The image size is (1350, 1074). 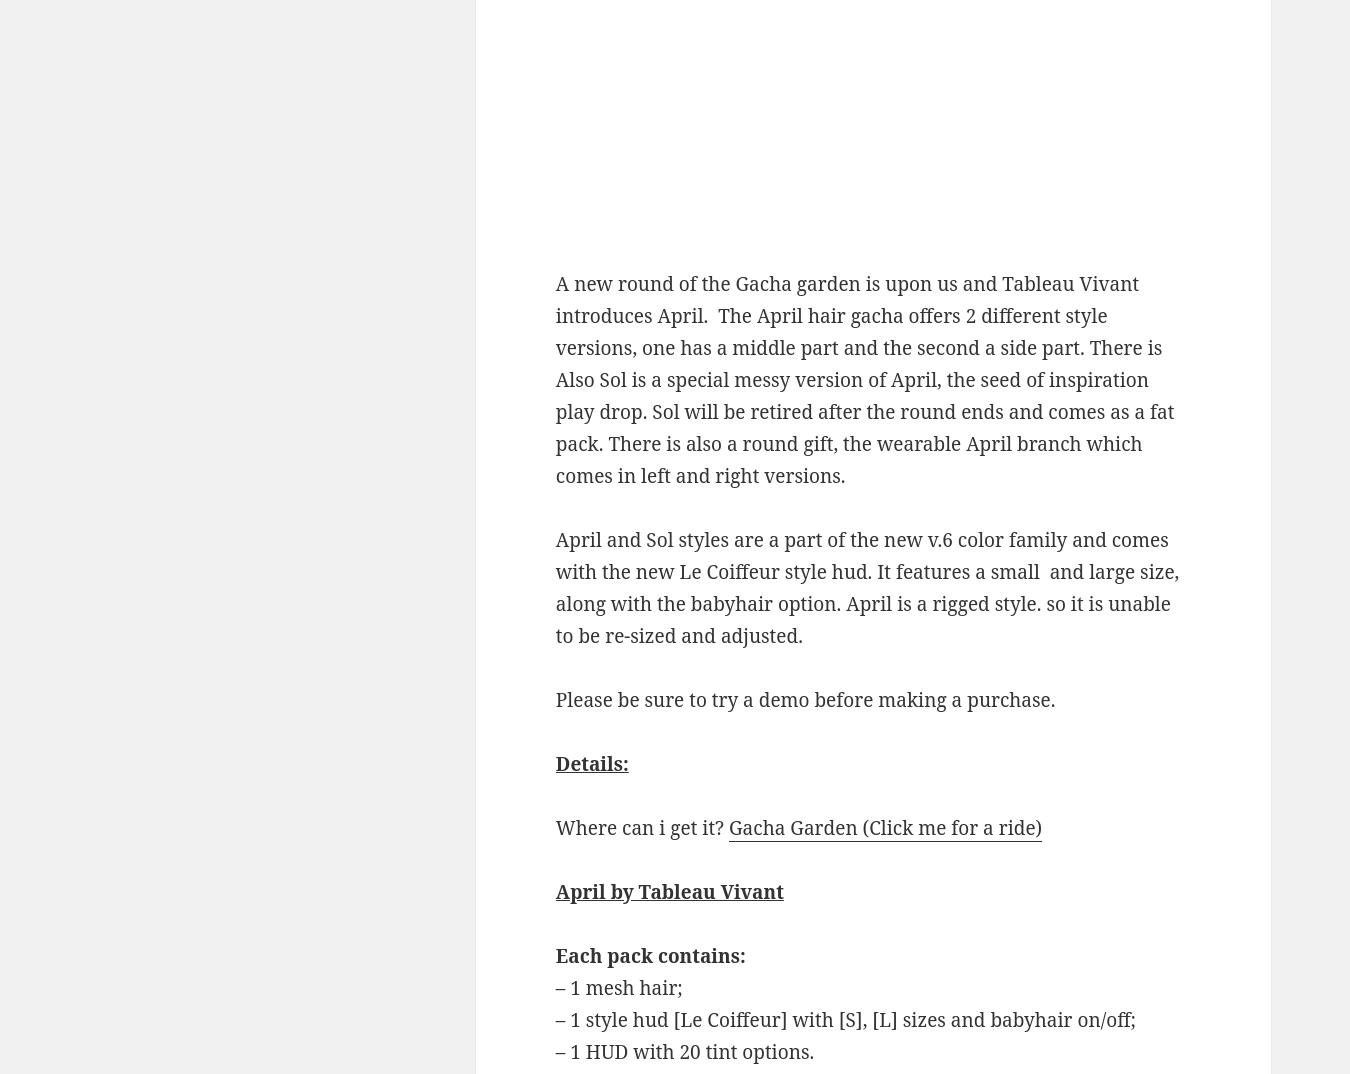 I want to click on 'April by Tableau Vivant', so click(x=669, y=889).